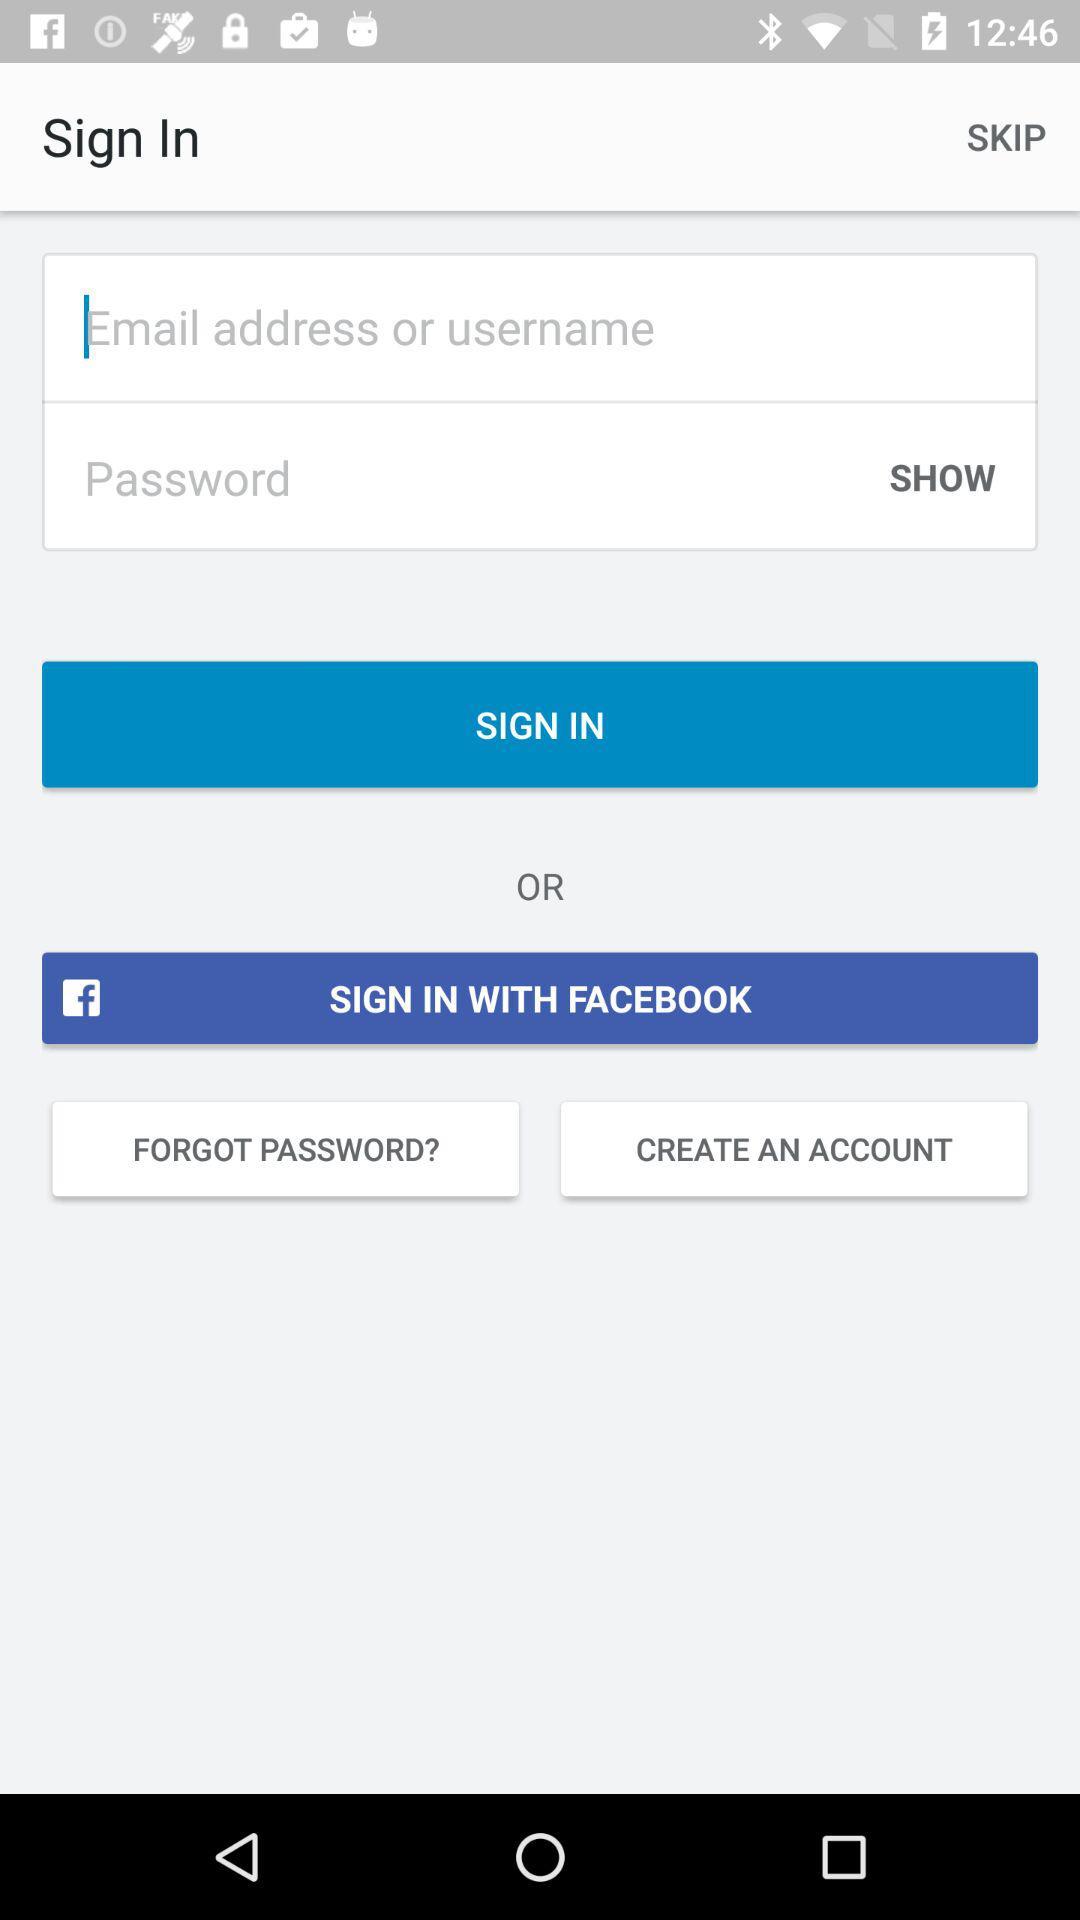 This screenshot has height=1920, width=1080. I want to click on item next to sign in icon, so click(1006, 135).